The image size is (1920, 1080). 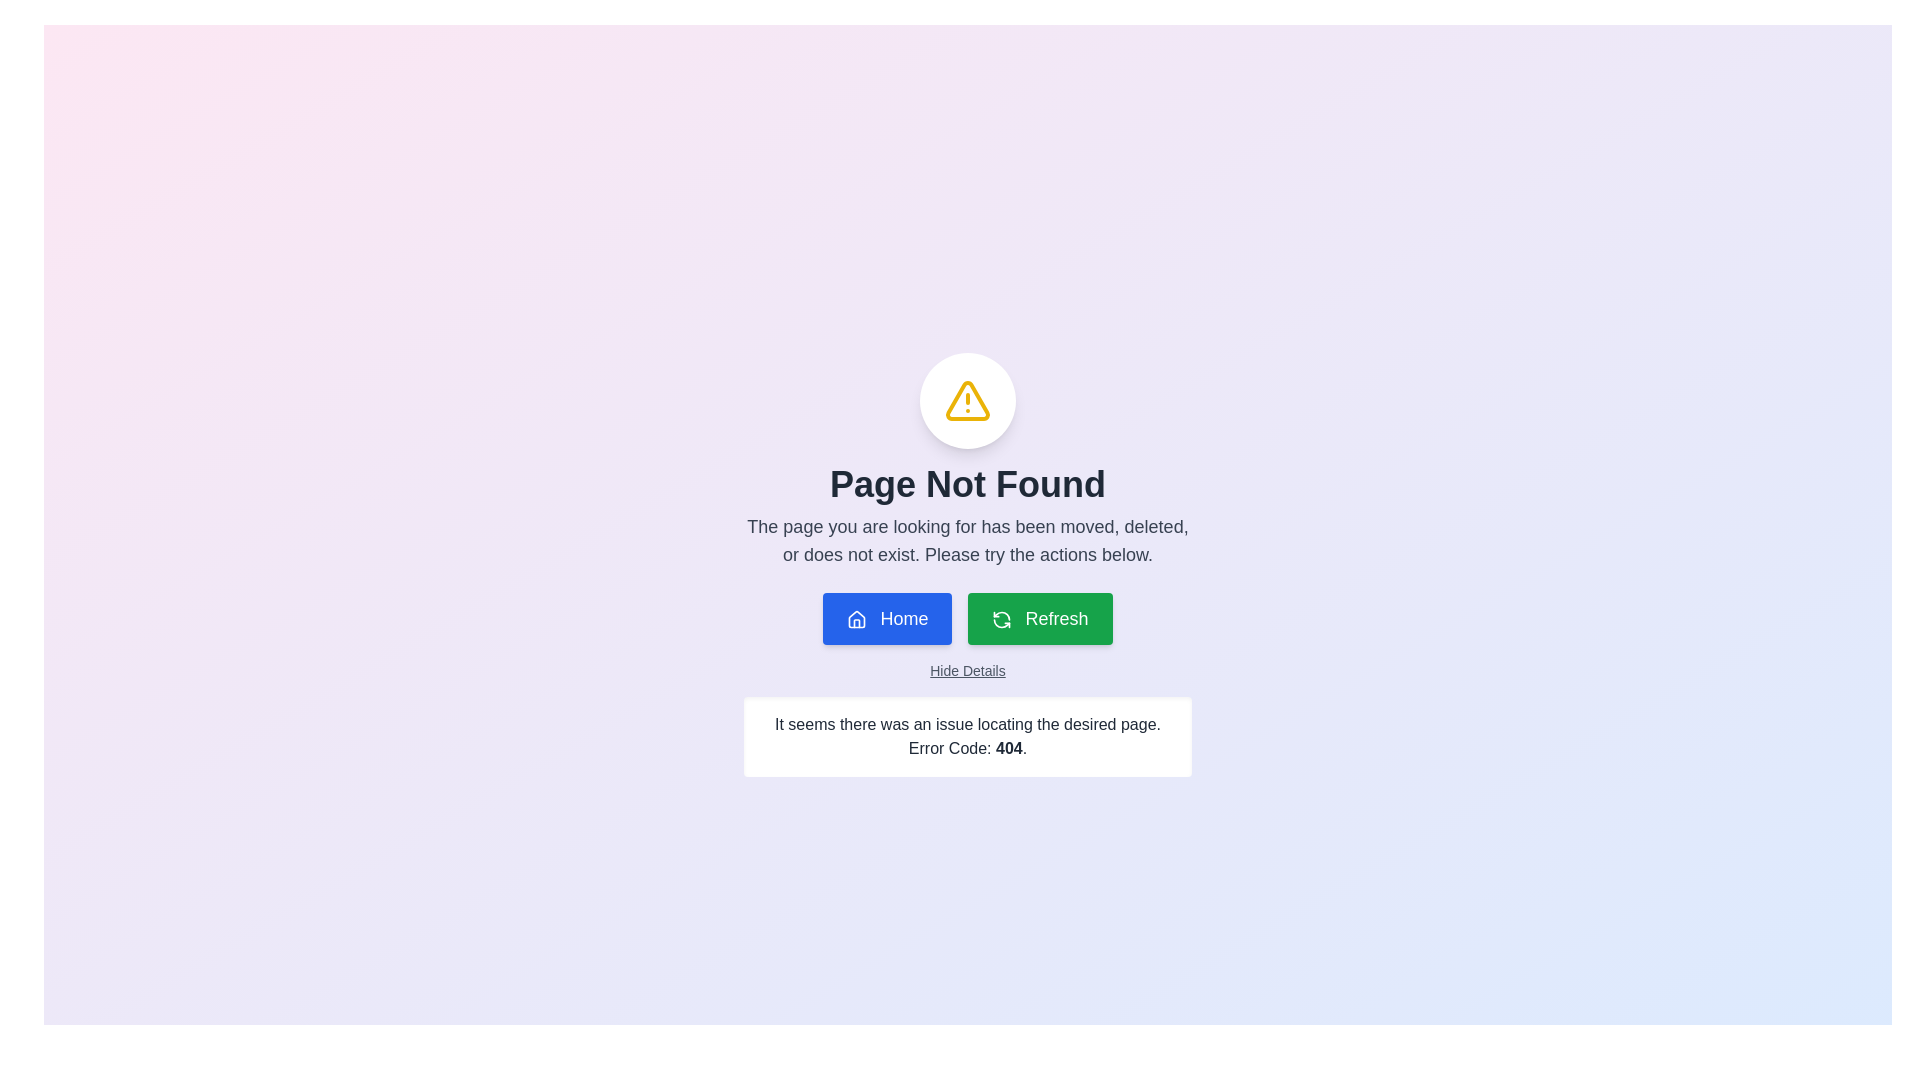 I want to click on the static text displaying the error code '404', which is located at the bottom of the page within a paragraph indicating that the requested page was not found, so click(x=1009, y=748).